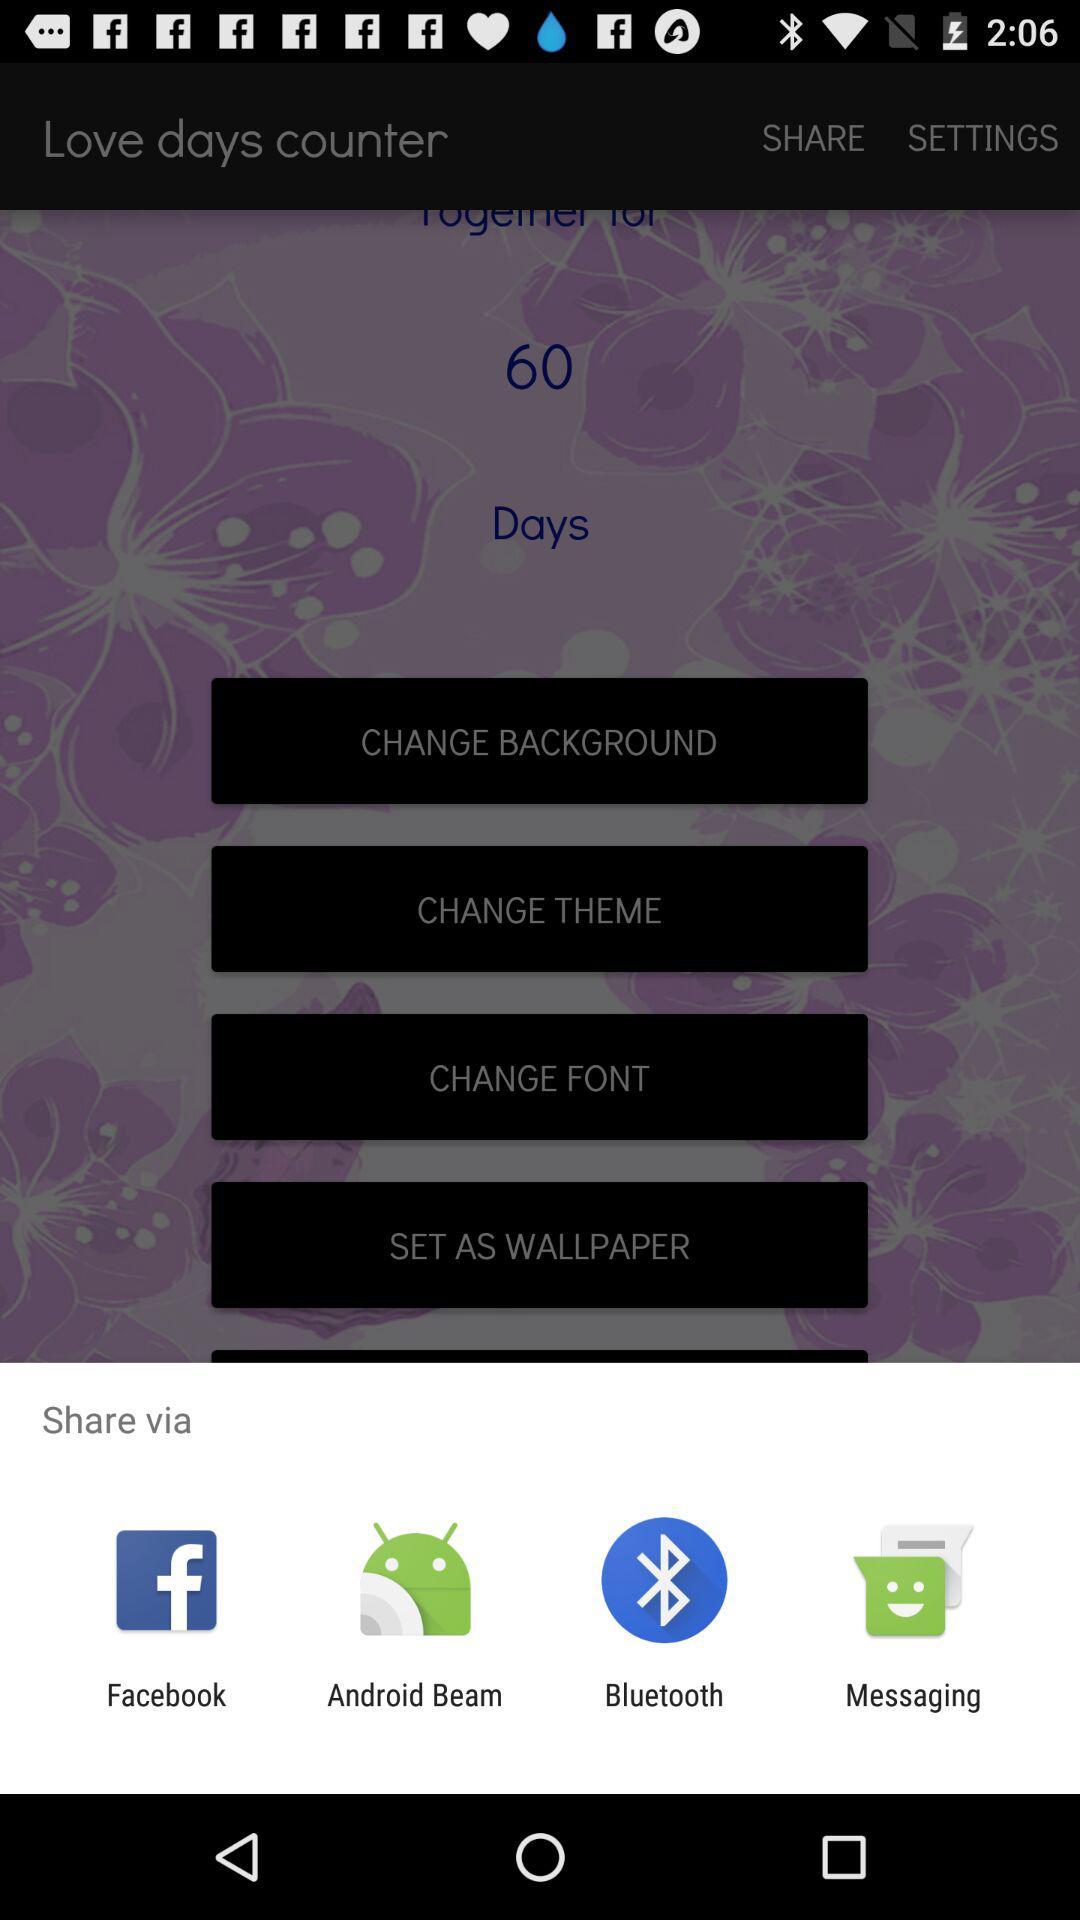  I want to click on the app to the left of bluetooth, so click(414, 1711).